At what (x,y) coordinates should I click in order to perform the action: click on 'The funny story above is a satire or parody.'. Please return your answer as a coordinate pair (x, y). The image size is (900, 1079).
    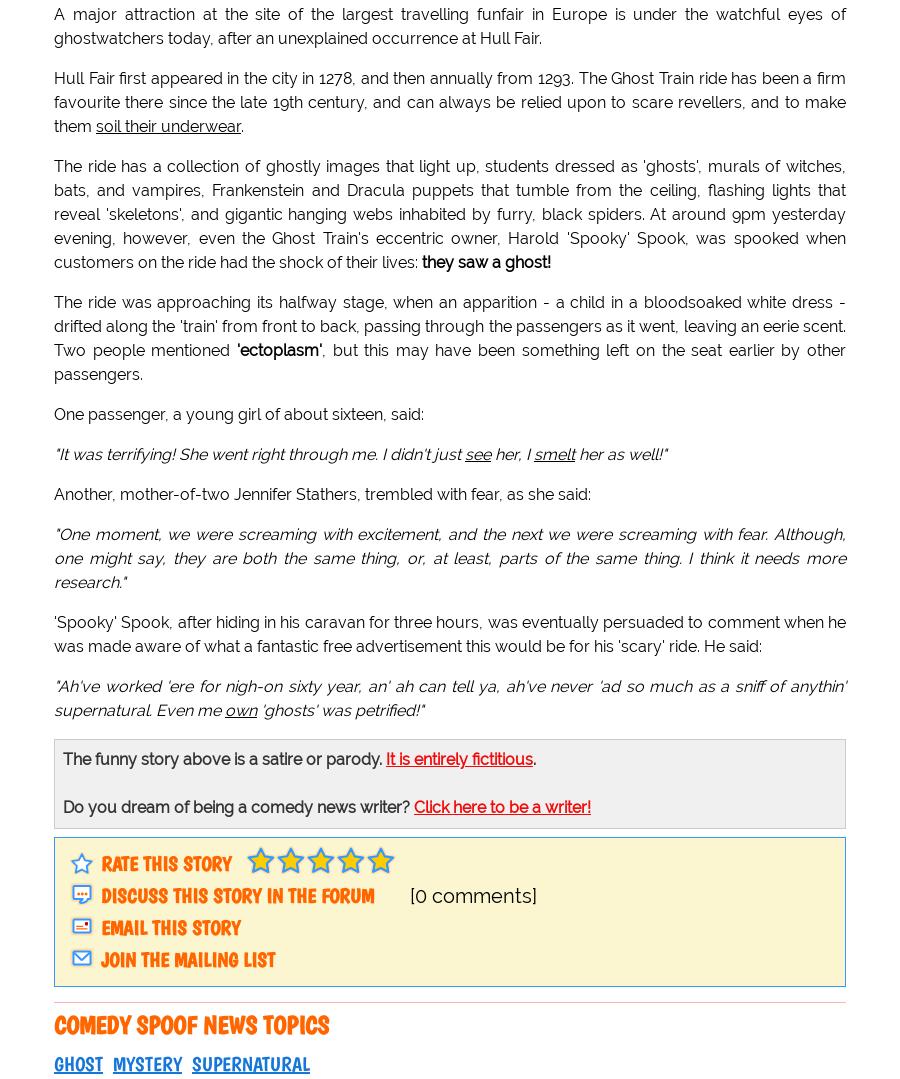
    Looking at the image, I should click on (62, 759).